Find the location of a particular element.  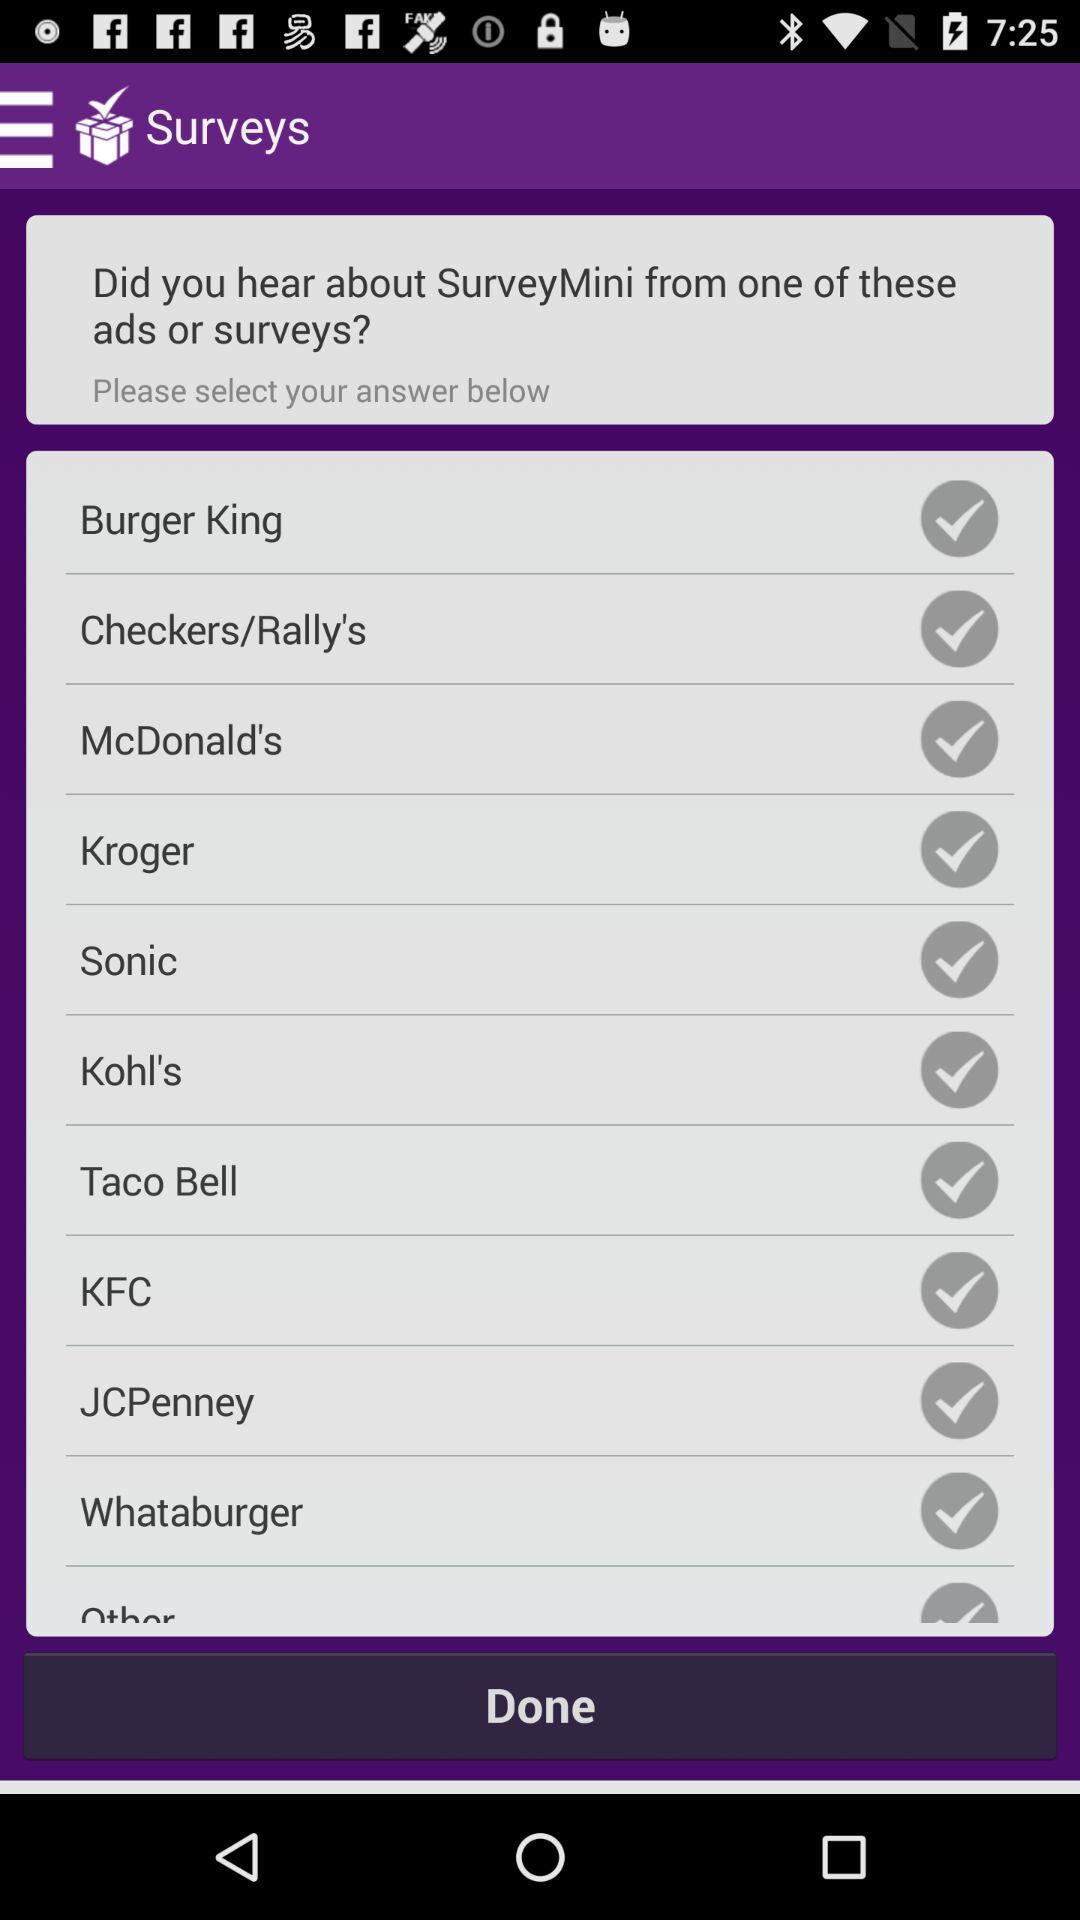

item below other icon is located at coordinates (540, 1703).